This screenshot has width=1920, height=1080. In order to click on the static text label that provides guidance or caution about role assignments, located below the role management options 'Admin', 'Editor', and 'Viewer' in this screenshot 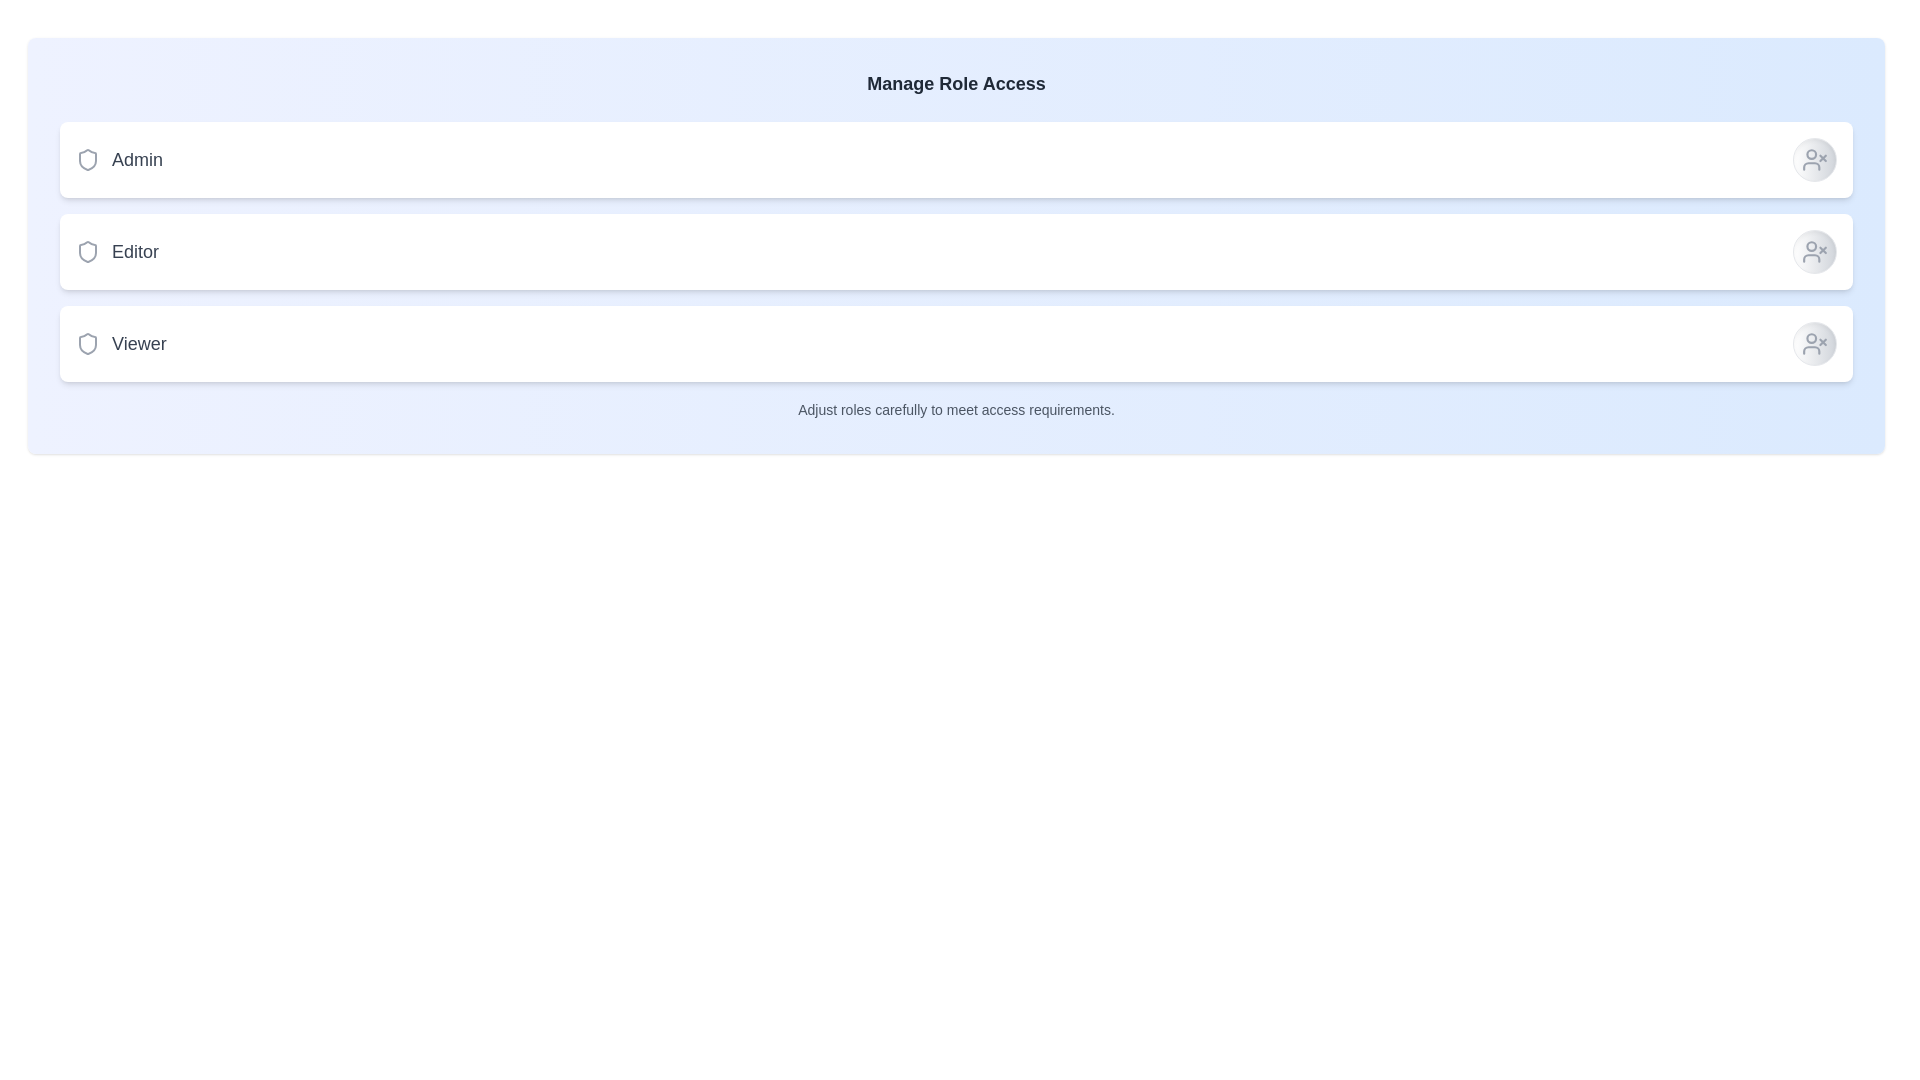, I will do `click(955, 408)`.